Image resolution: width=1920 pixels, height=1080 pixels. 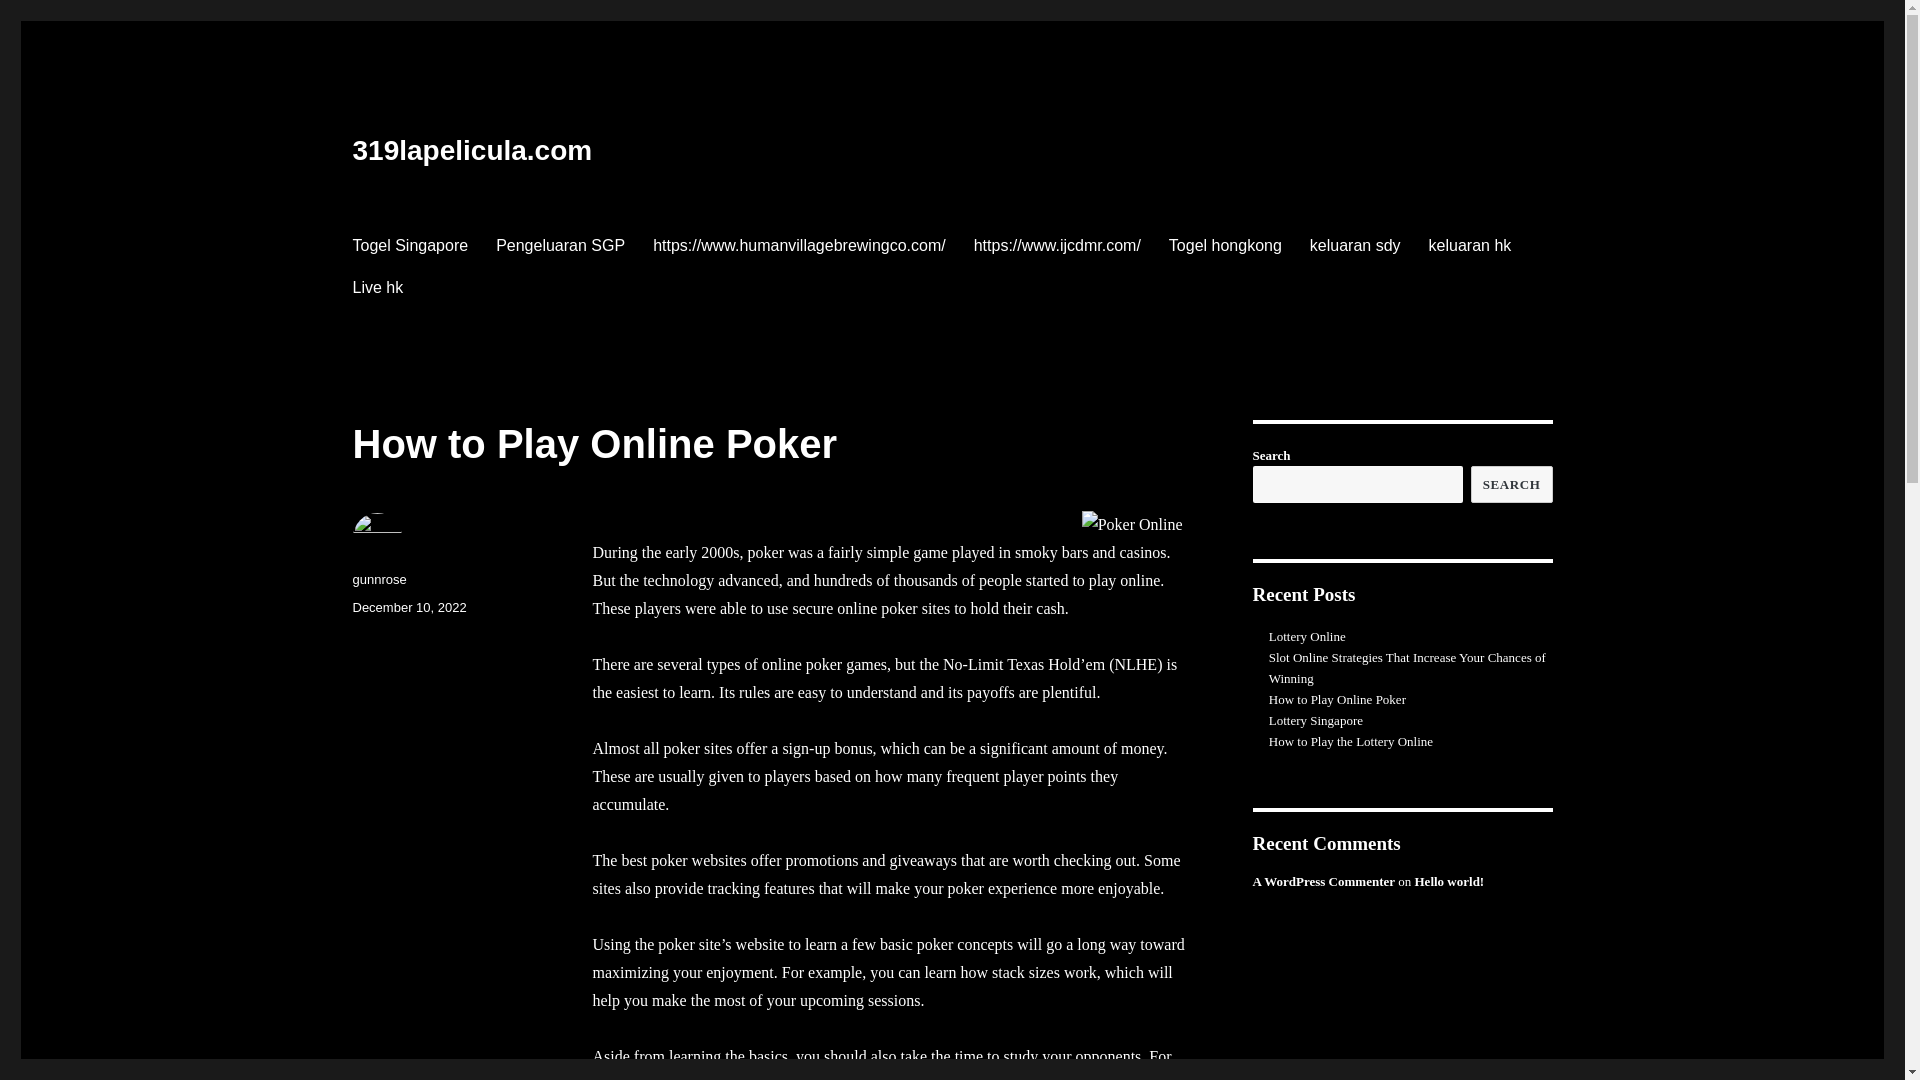 I want to click on 'Togel hongkong', so click(x=1224, y=244).